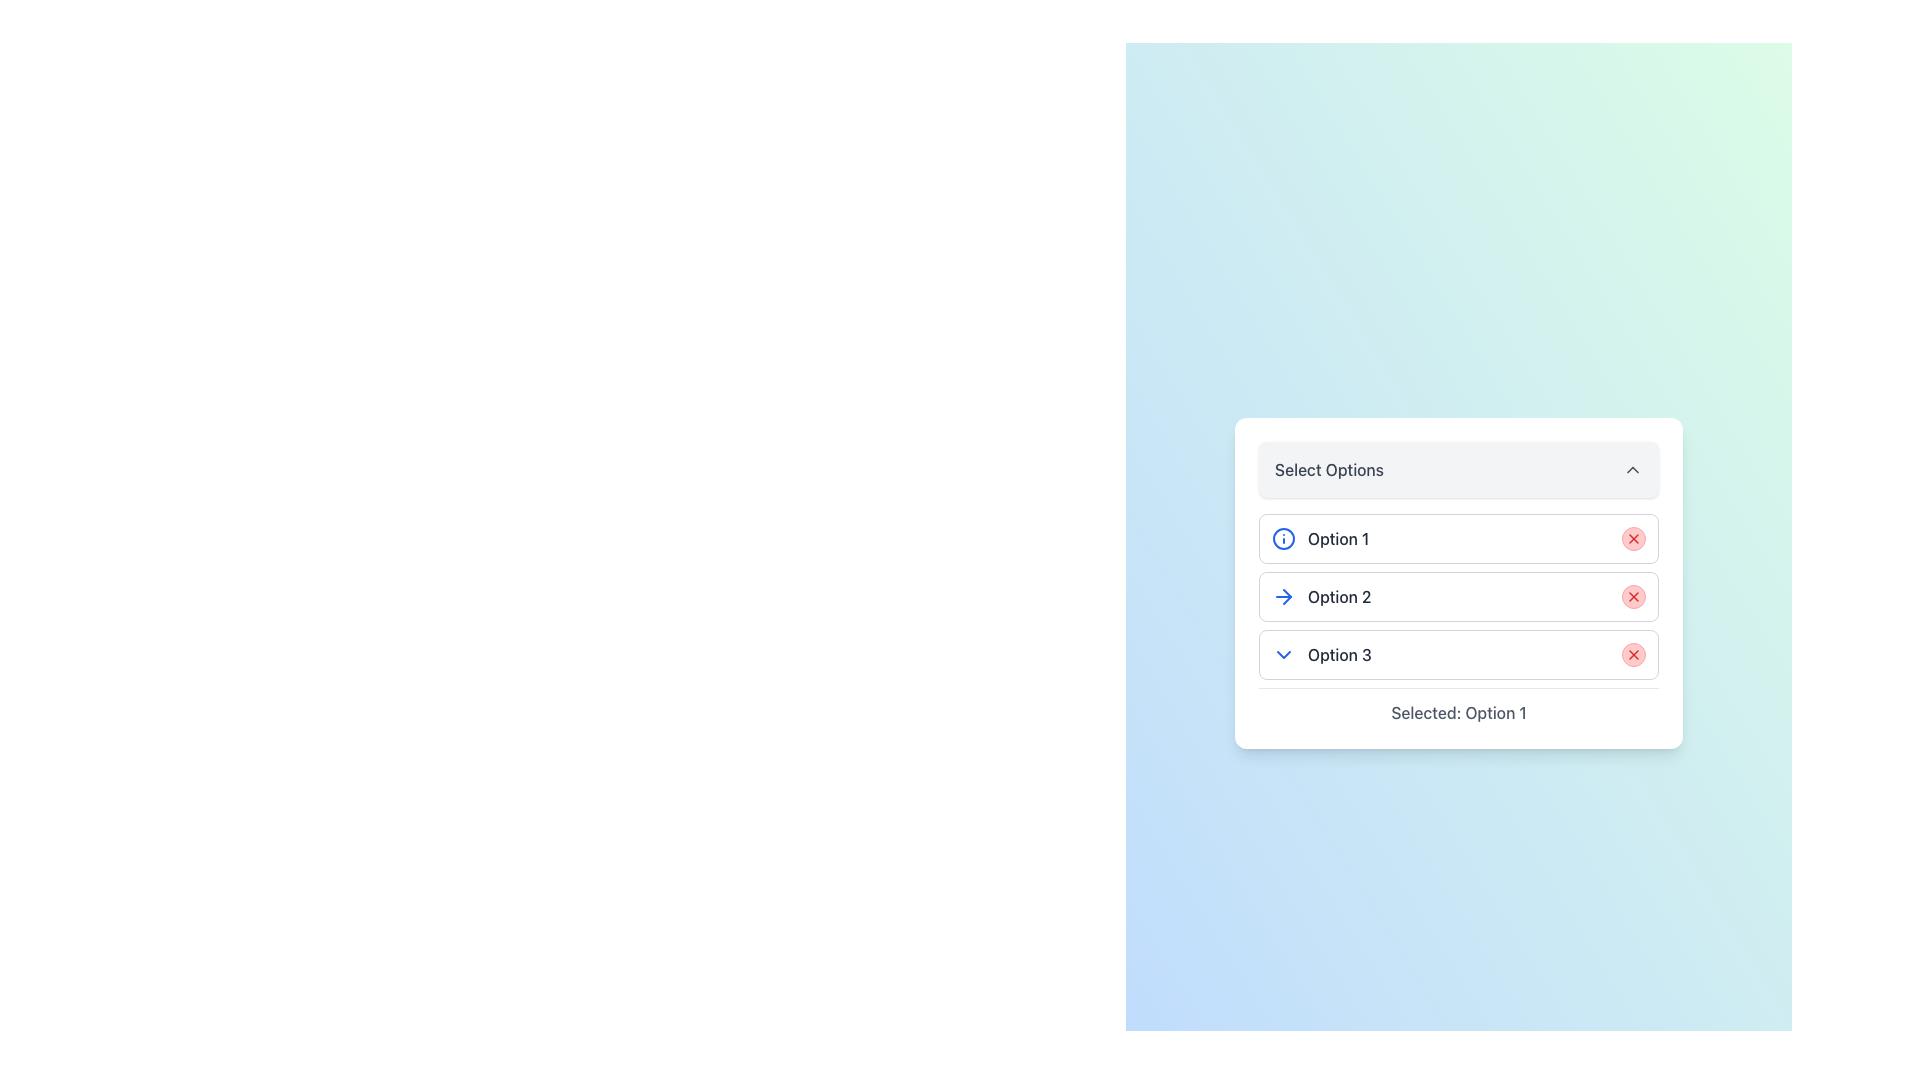 The image size is (1920, 1080). I want to click on the dismiss button located in the top-right corner of the list item labeled 'Option 2' to observe visual feedback, so click(1633, 595).